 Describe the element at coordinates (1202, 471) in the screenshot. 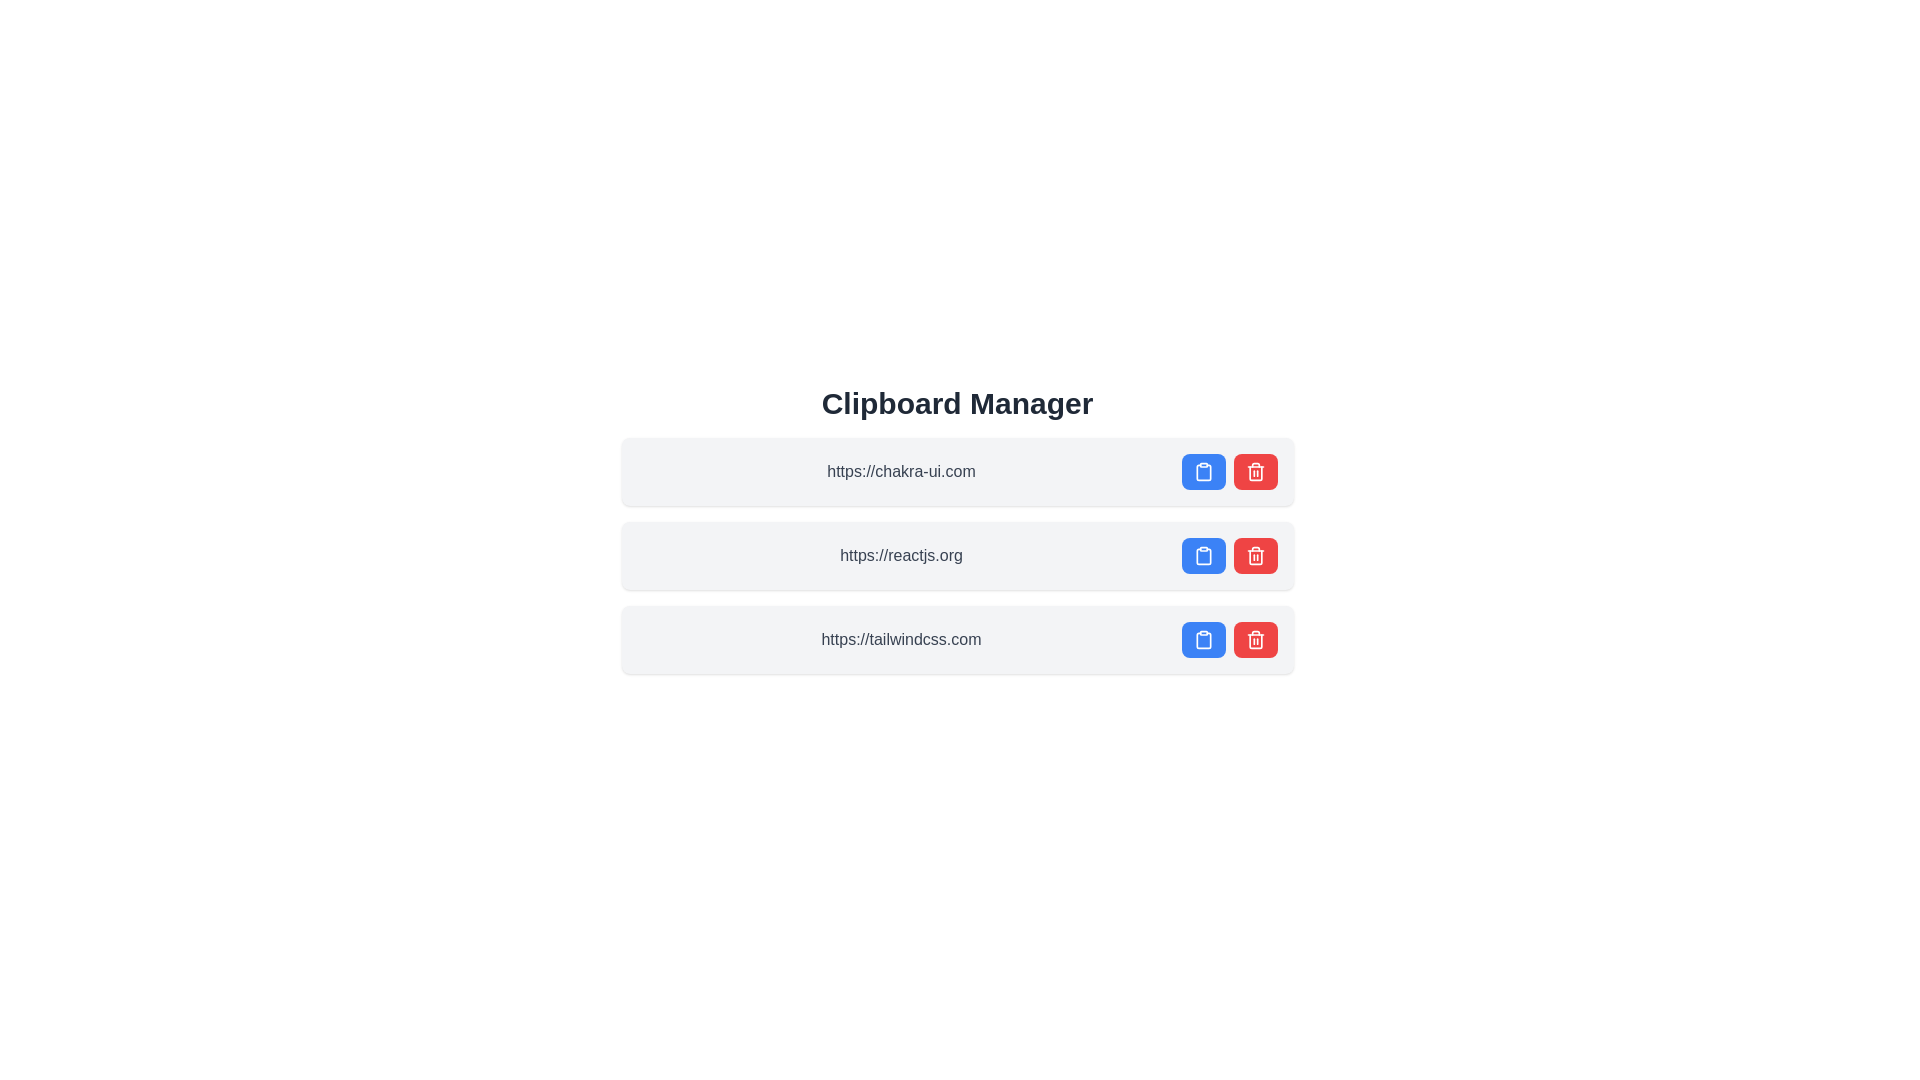

I see `the clipboard icon located on the right side of the first row in a list displaying URLs, which serves the purpose of 'copy to clipboard'` at that location.